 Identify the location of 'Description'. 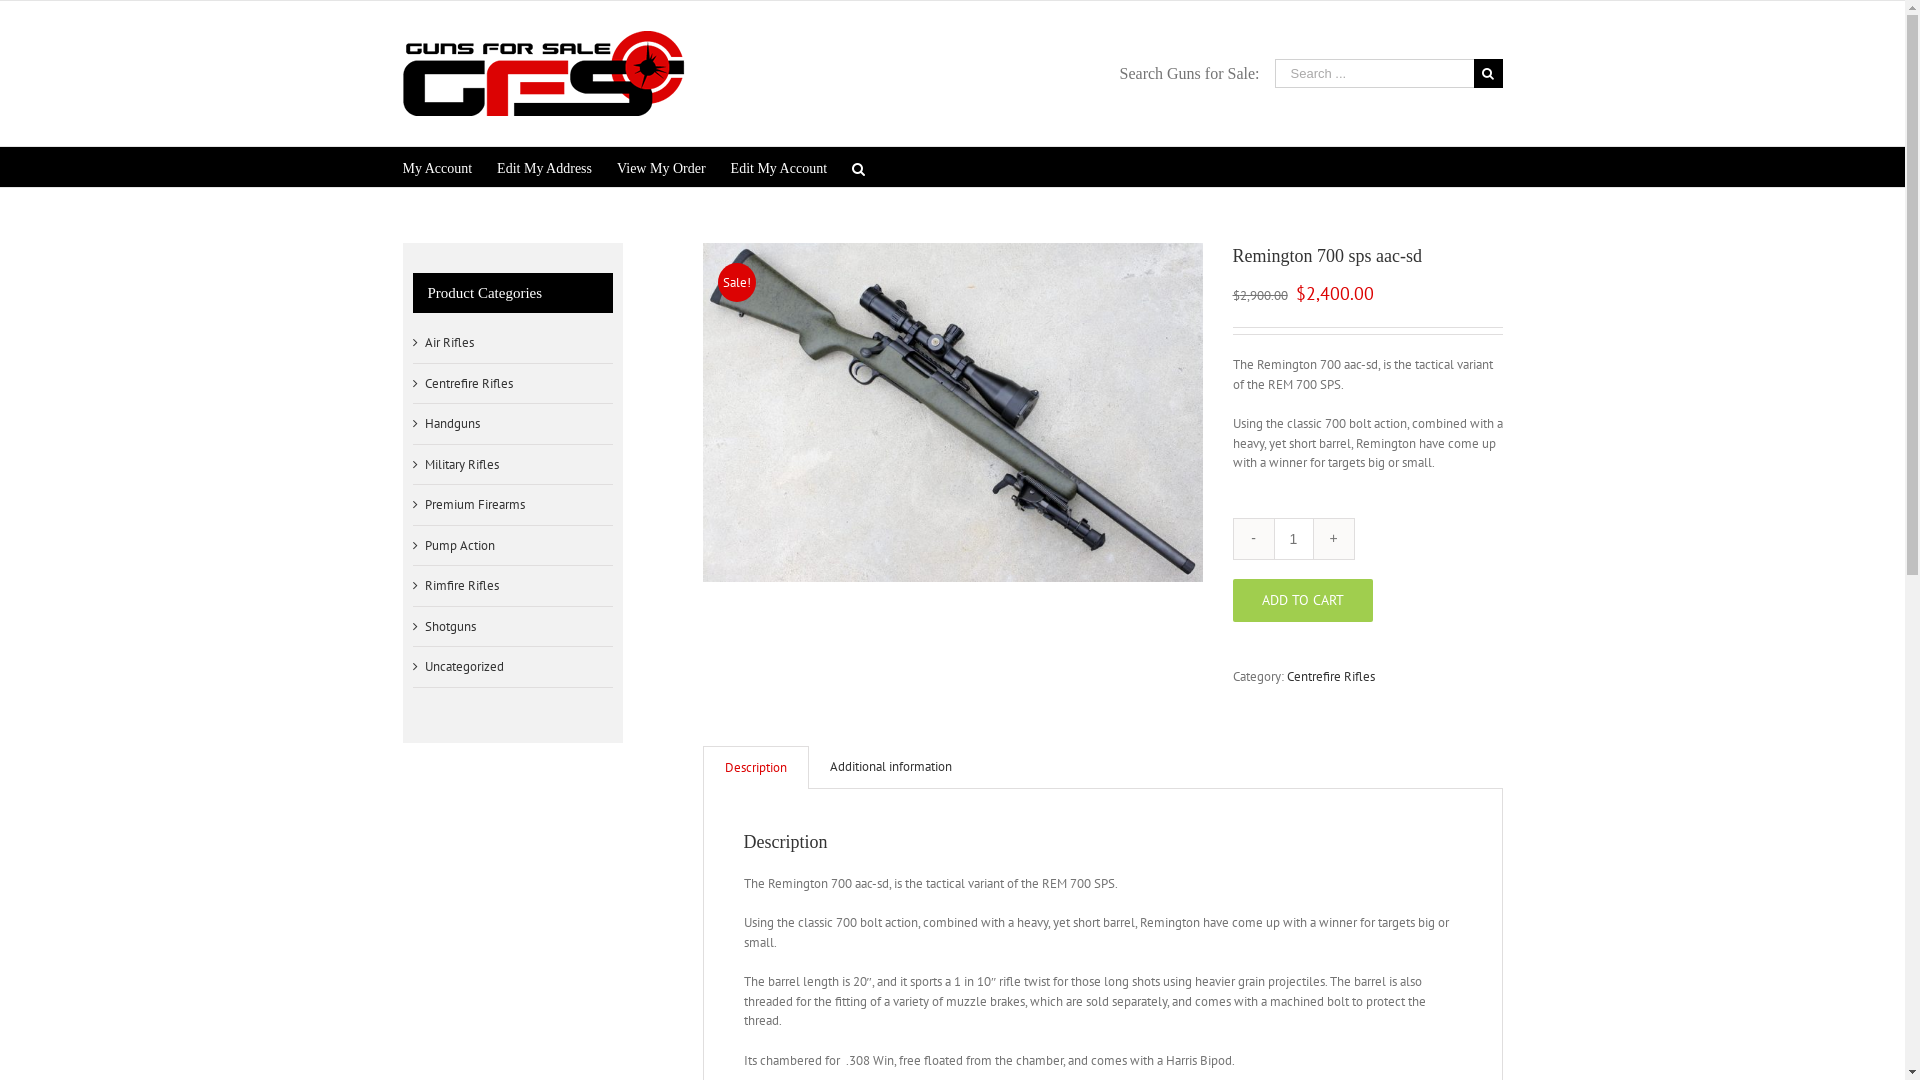
(754, 766).